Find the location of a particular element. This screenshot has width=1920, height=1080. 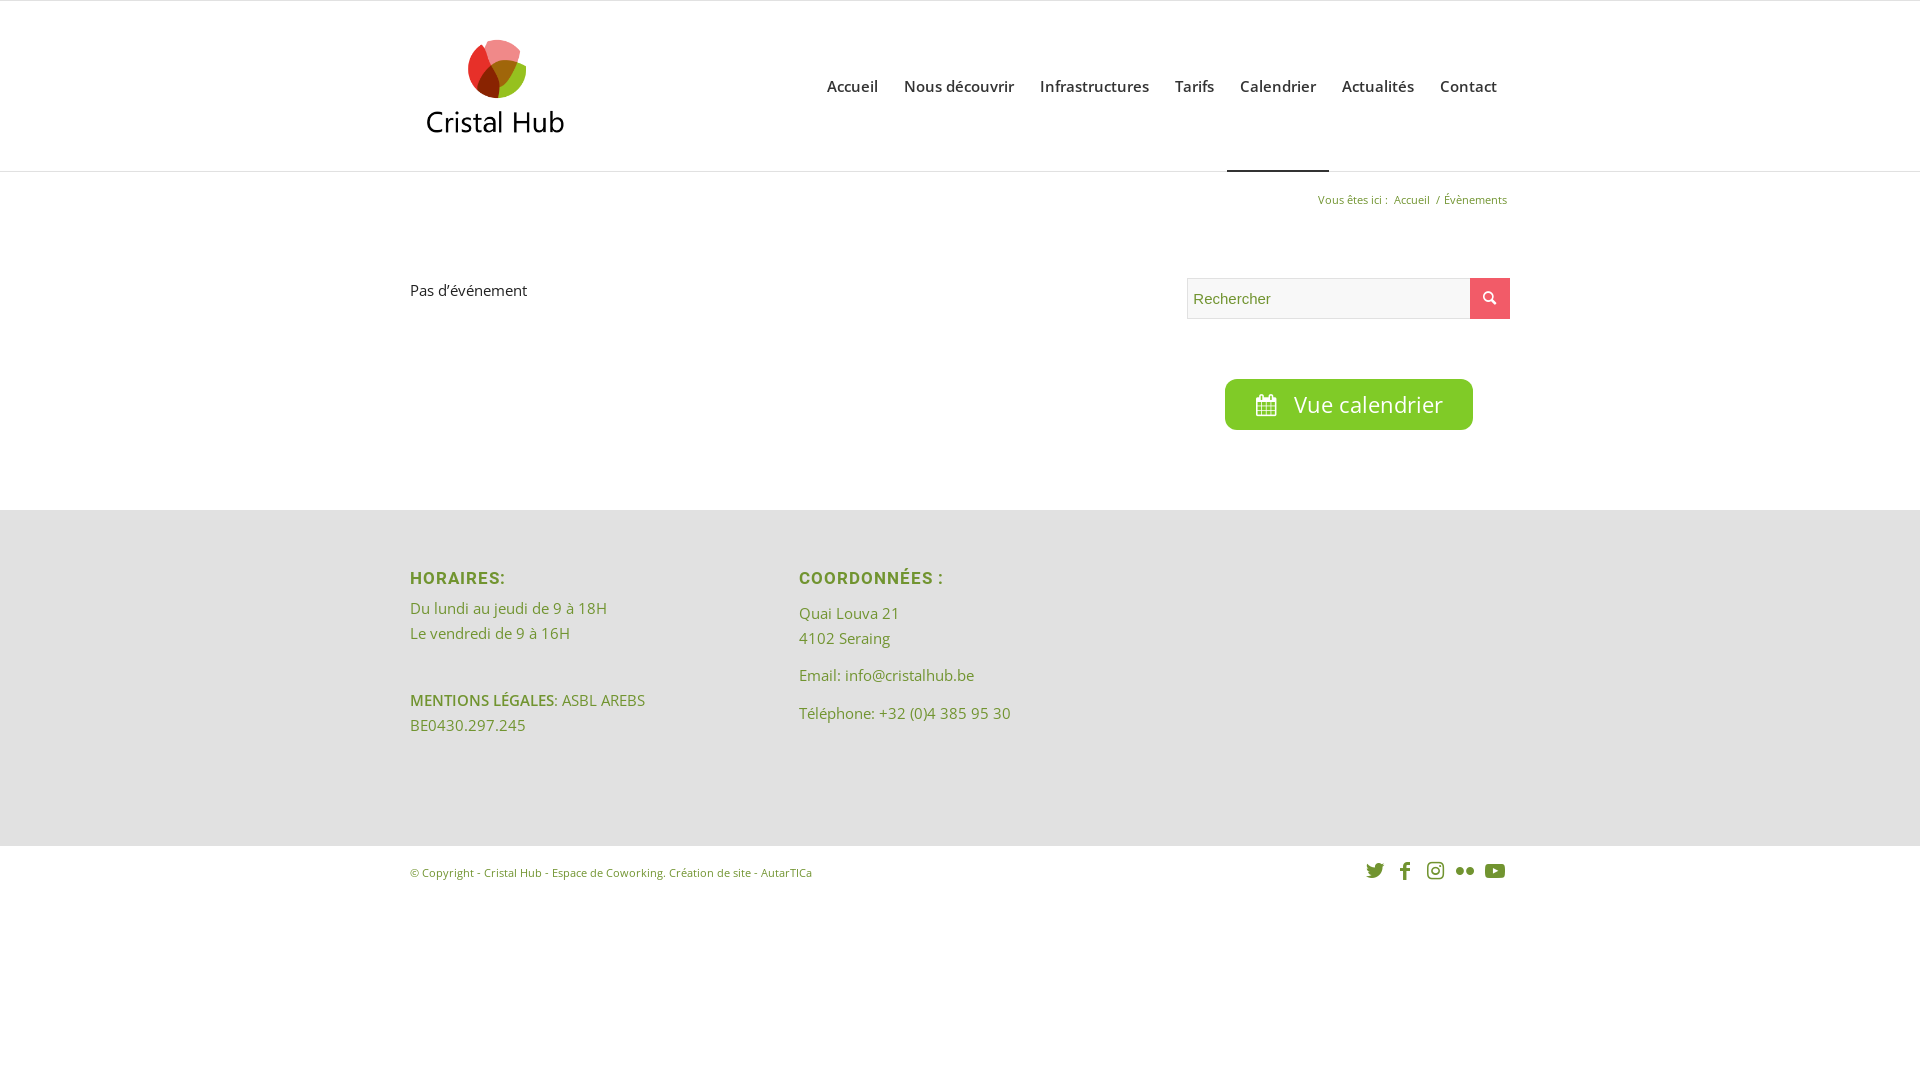

'Instagram' is located at coordinates (1434, 870).